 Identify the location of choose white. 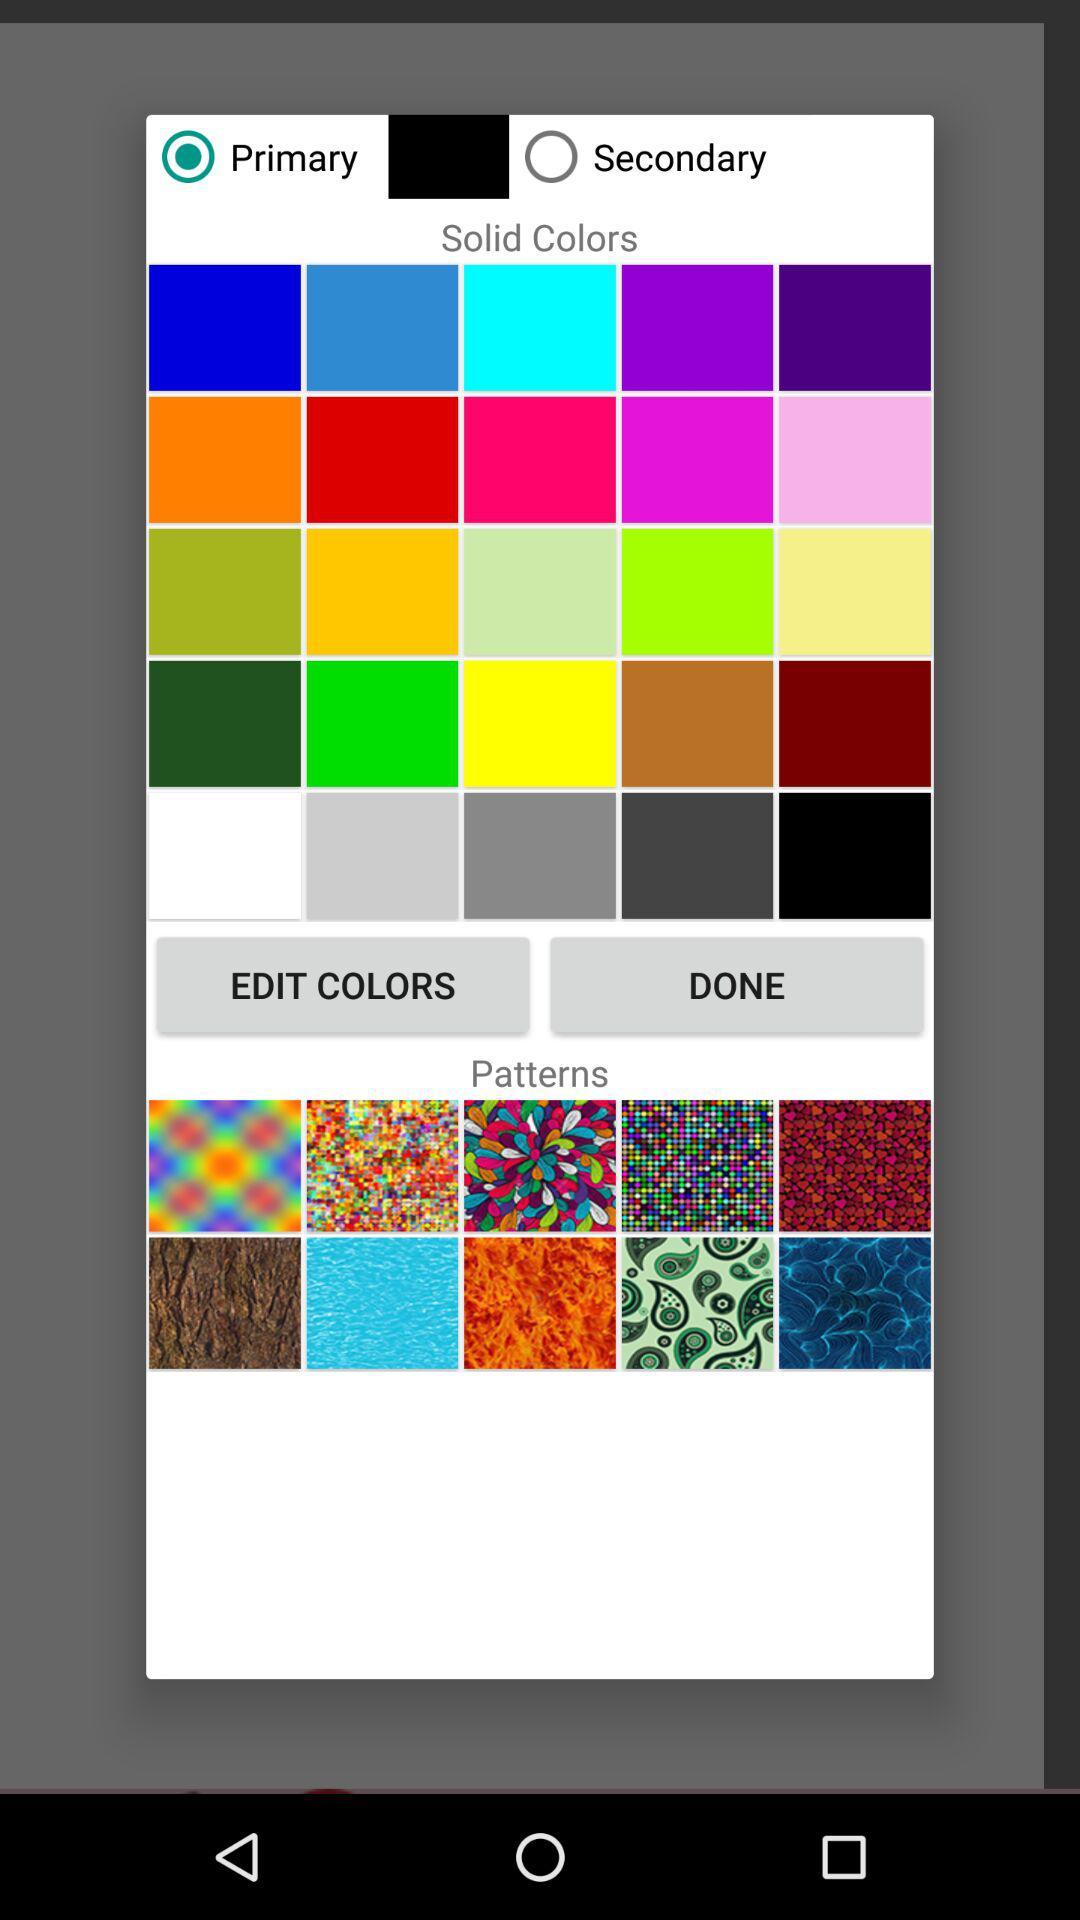
(224, 855).